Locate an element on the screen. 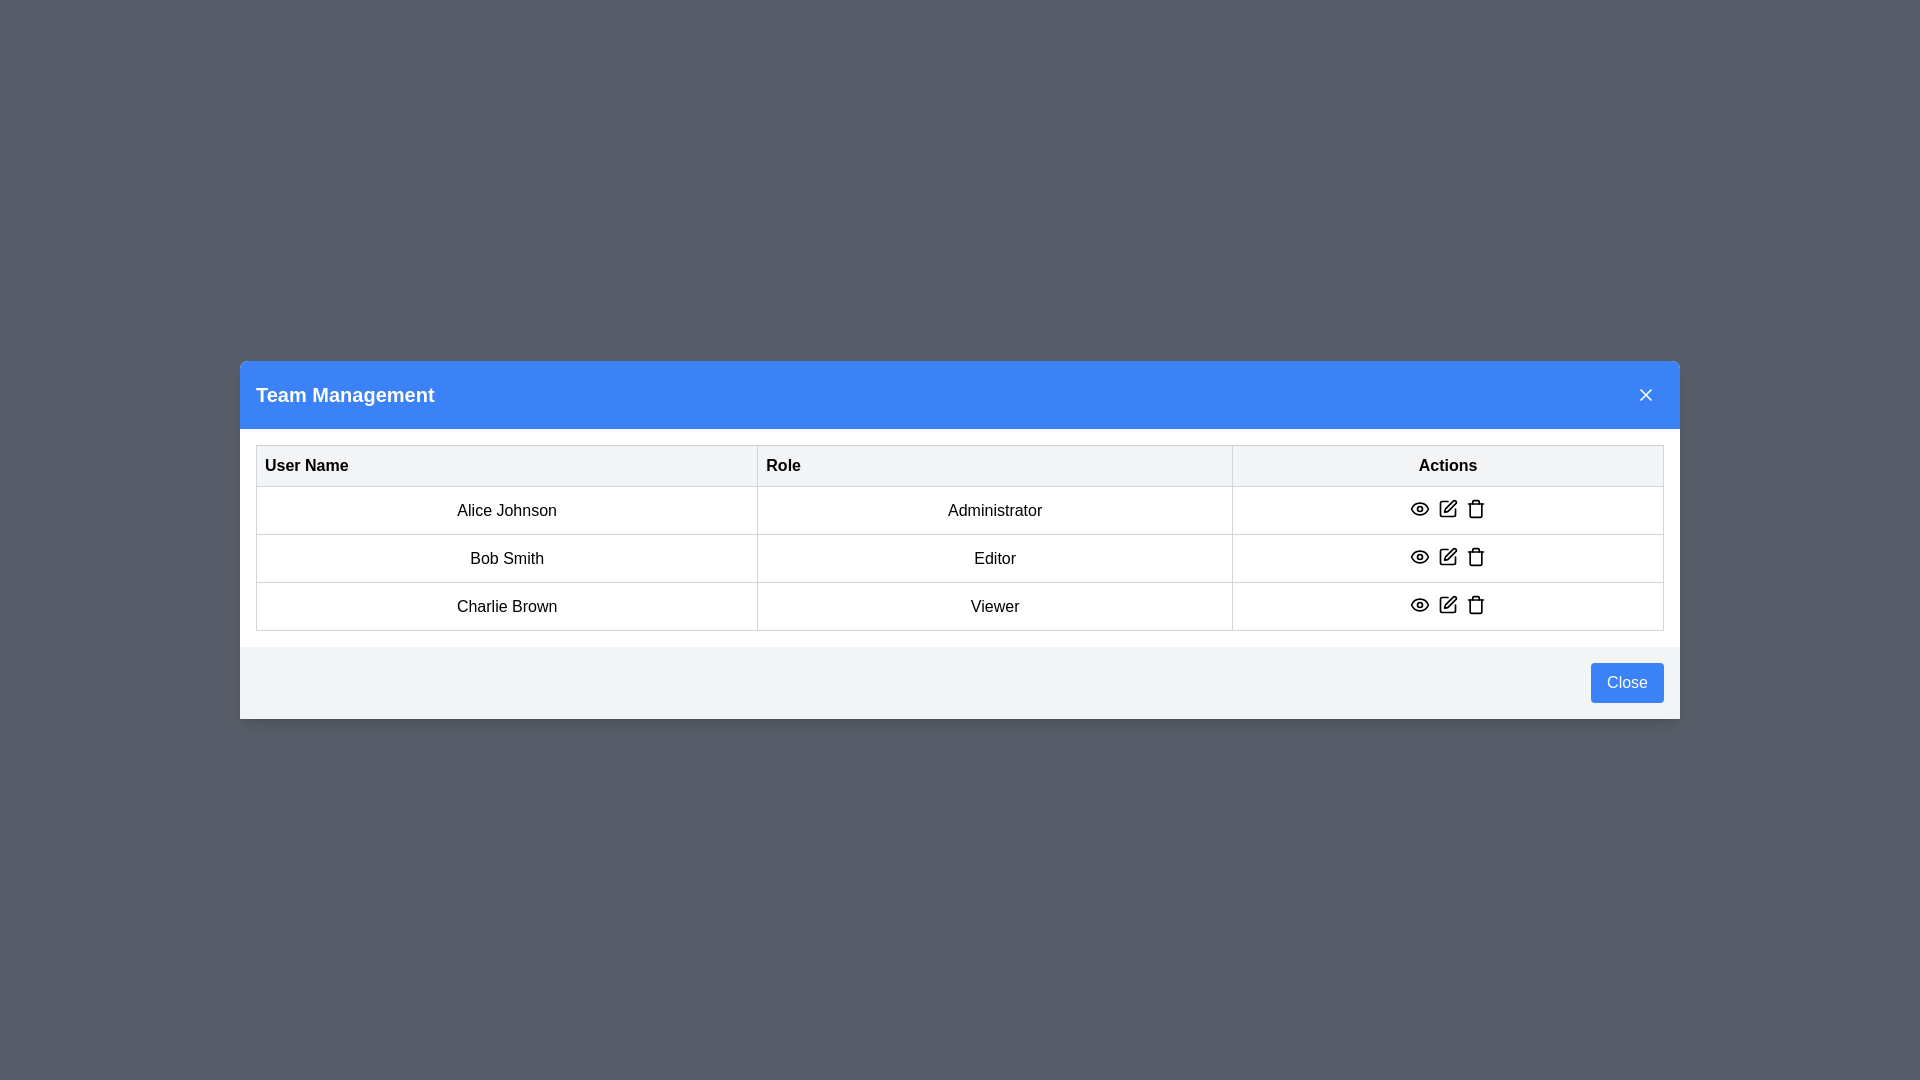 Image resolution: width=1920 pixels, height=1080 pixels. the circular eye-shaped icon in the 'Actions' column of the second row corresponding to 'Bob Smith' is located at coordinates (1419, 556).